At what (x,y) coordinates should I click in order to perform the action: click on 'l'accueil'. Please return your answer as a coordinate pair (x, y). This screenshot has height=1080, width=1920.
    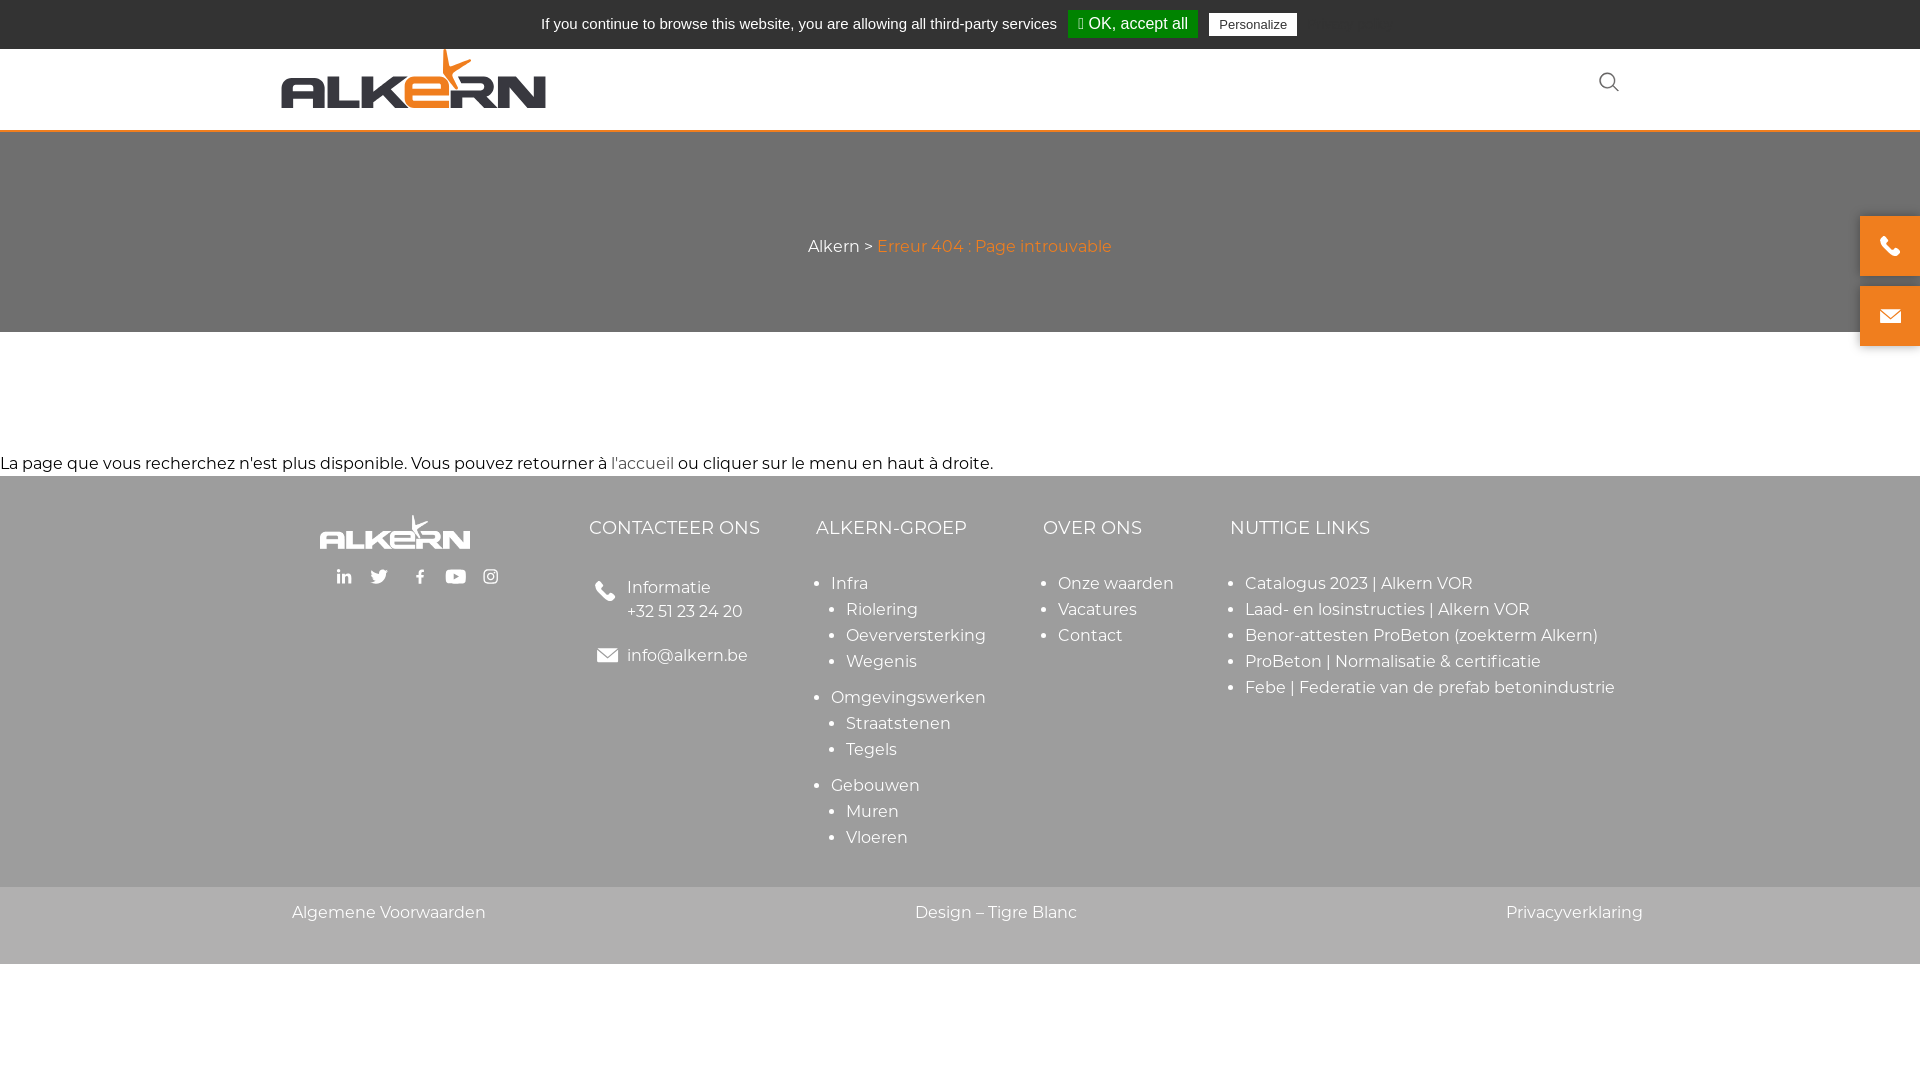
    Looking at the image, I should click on (642, 463).